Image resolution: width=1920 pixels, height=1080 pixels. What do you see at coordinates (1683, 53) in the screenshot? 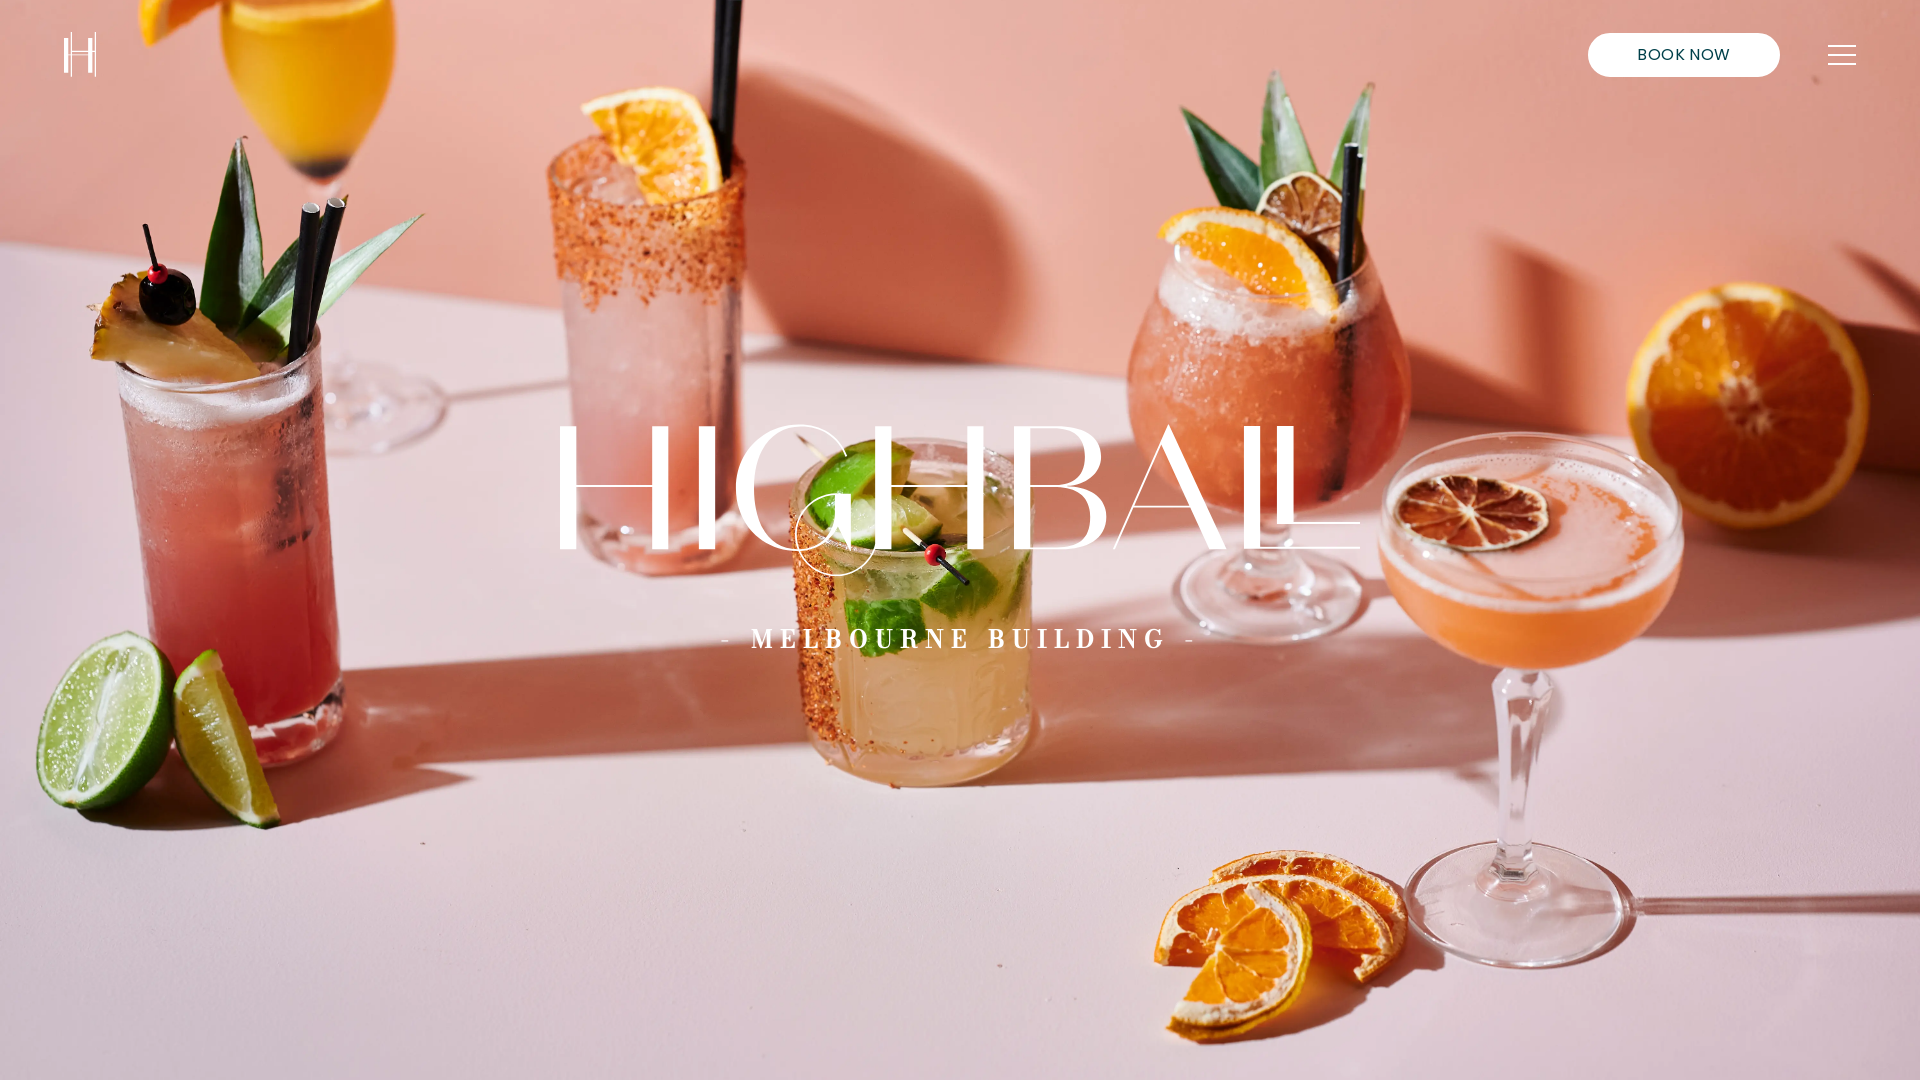
I see `'BOOK NOW'` at bounding box center [1683, 53].